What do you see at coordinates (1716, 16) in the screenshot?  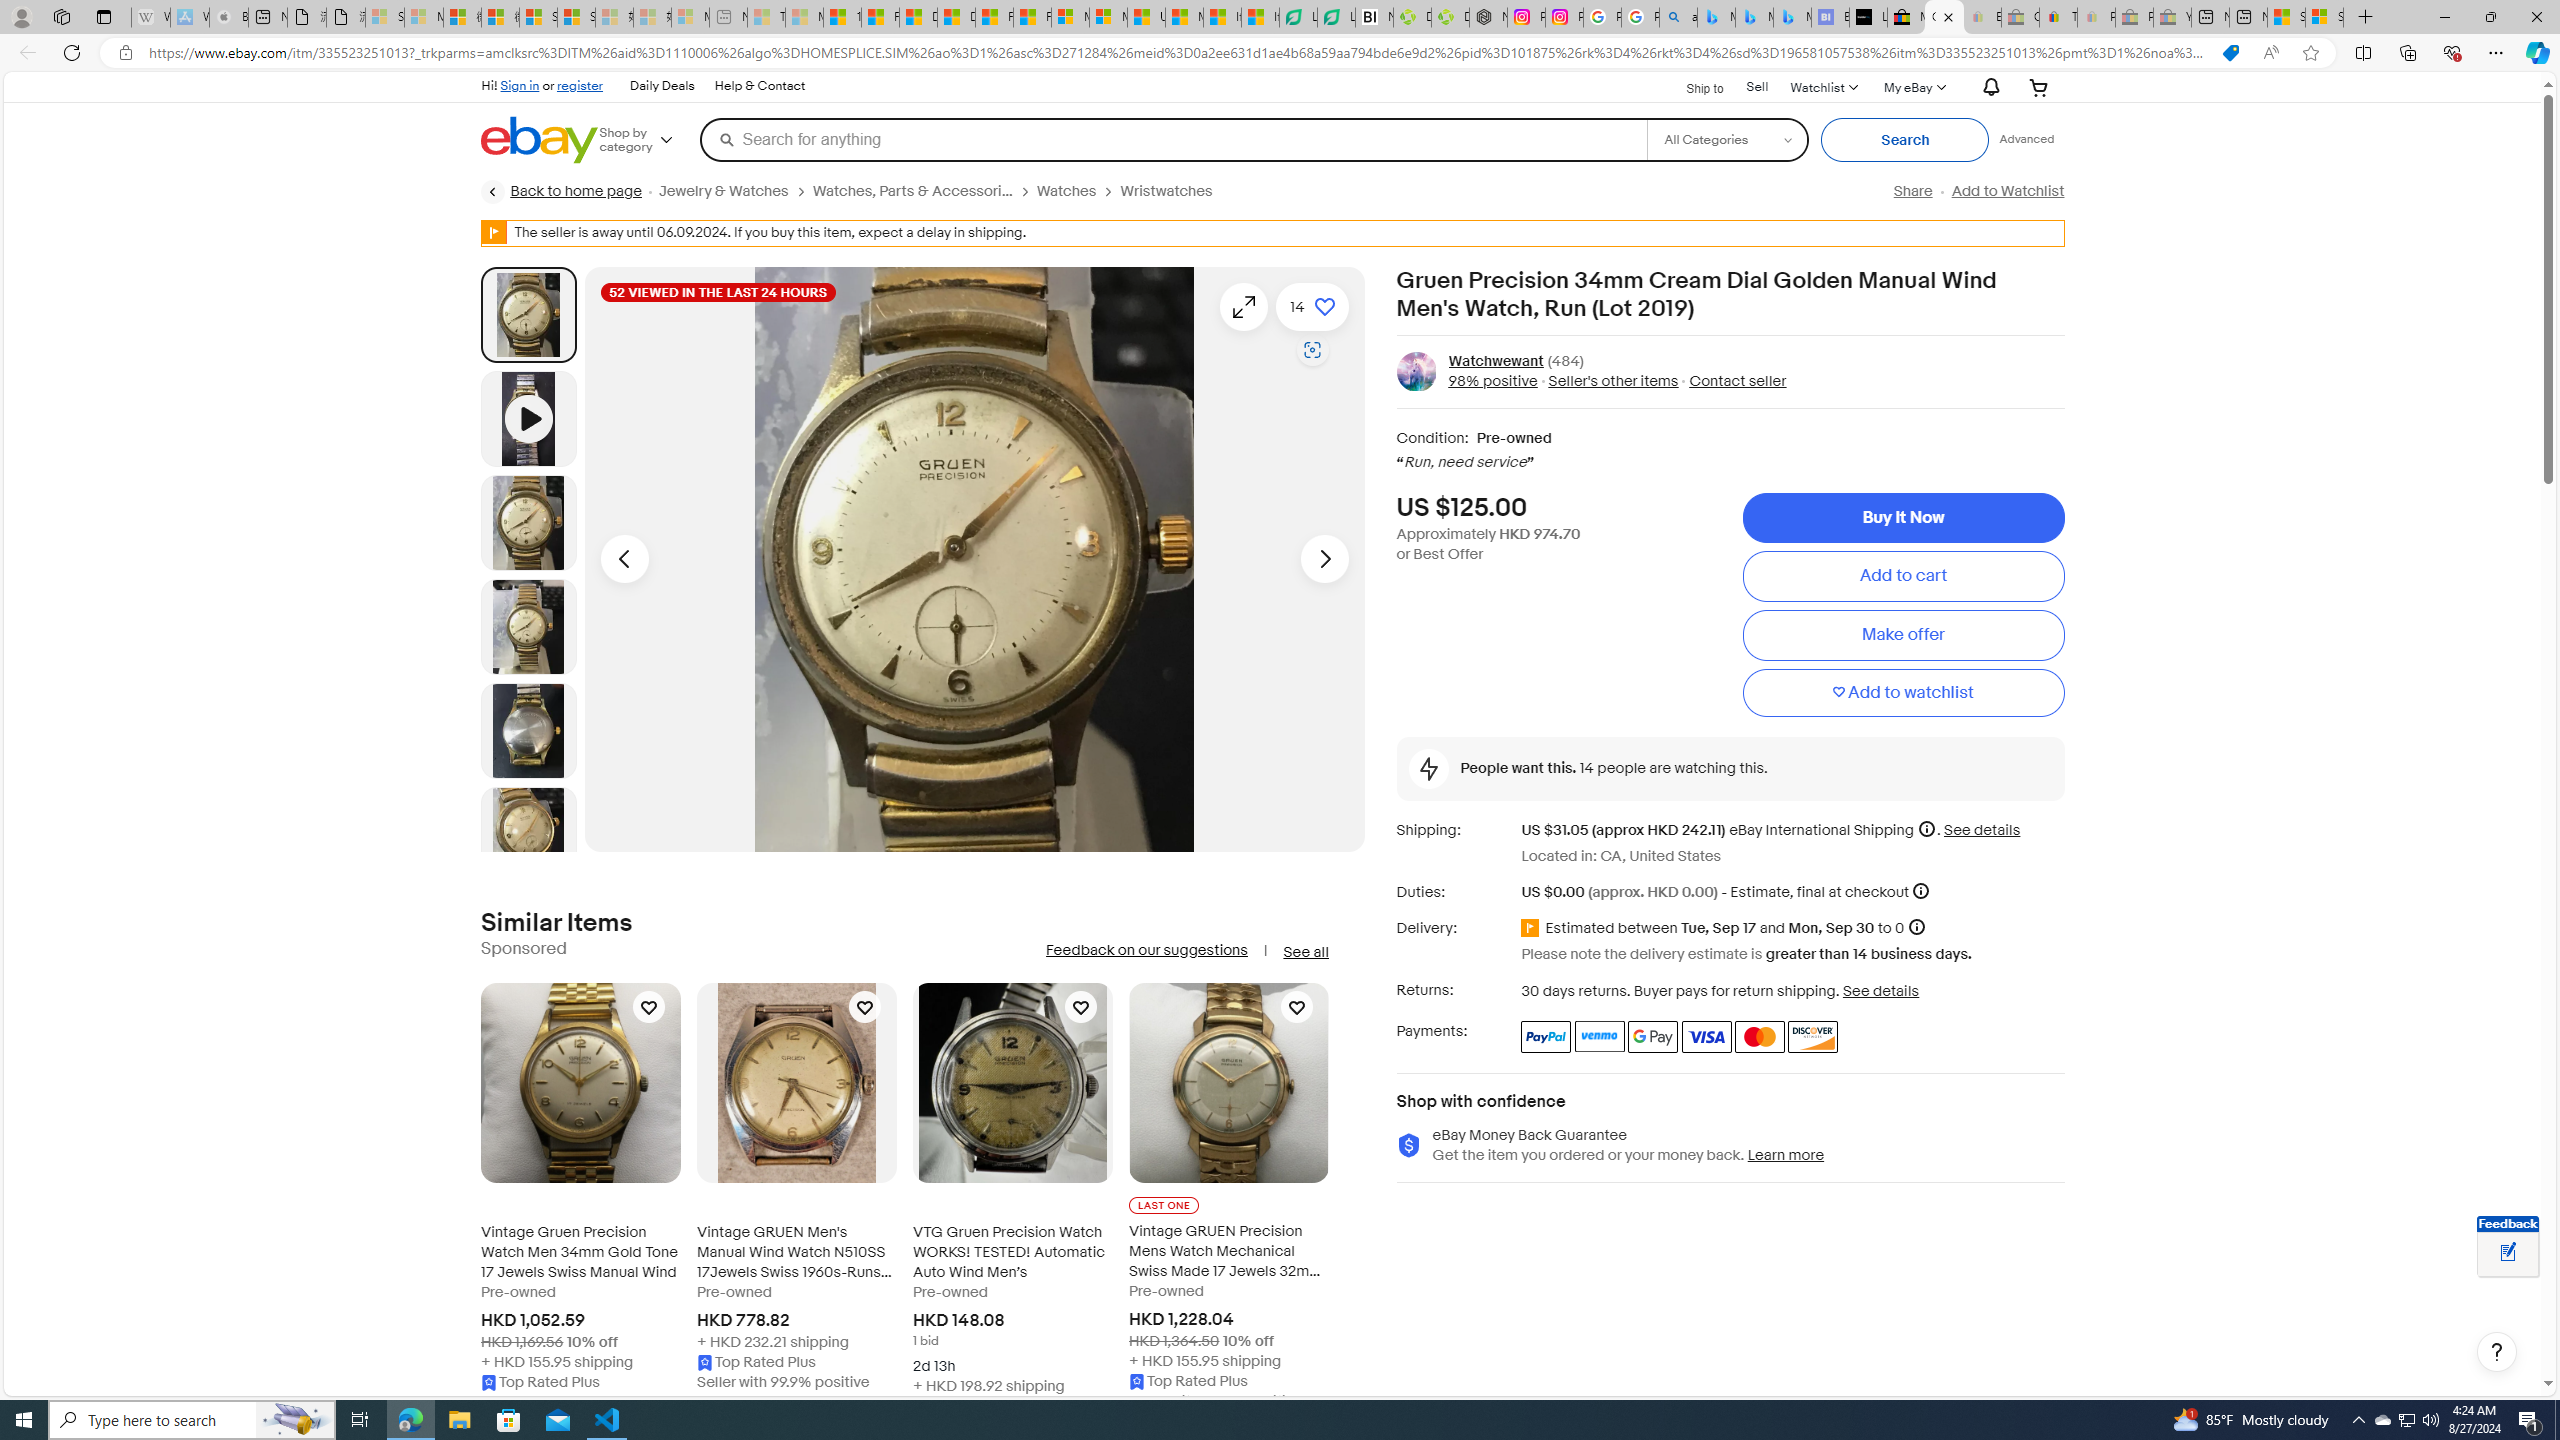 I see `'Microsoft Bing Travel - Flights from Hong Kong to Bangkok'` at bounding box center [1716, 16].